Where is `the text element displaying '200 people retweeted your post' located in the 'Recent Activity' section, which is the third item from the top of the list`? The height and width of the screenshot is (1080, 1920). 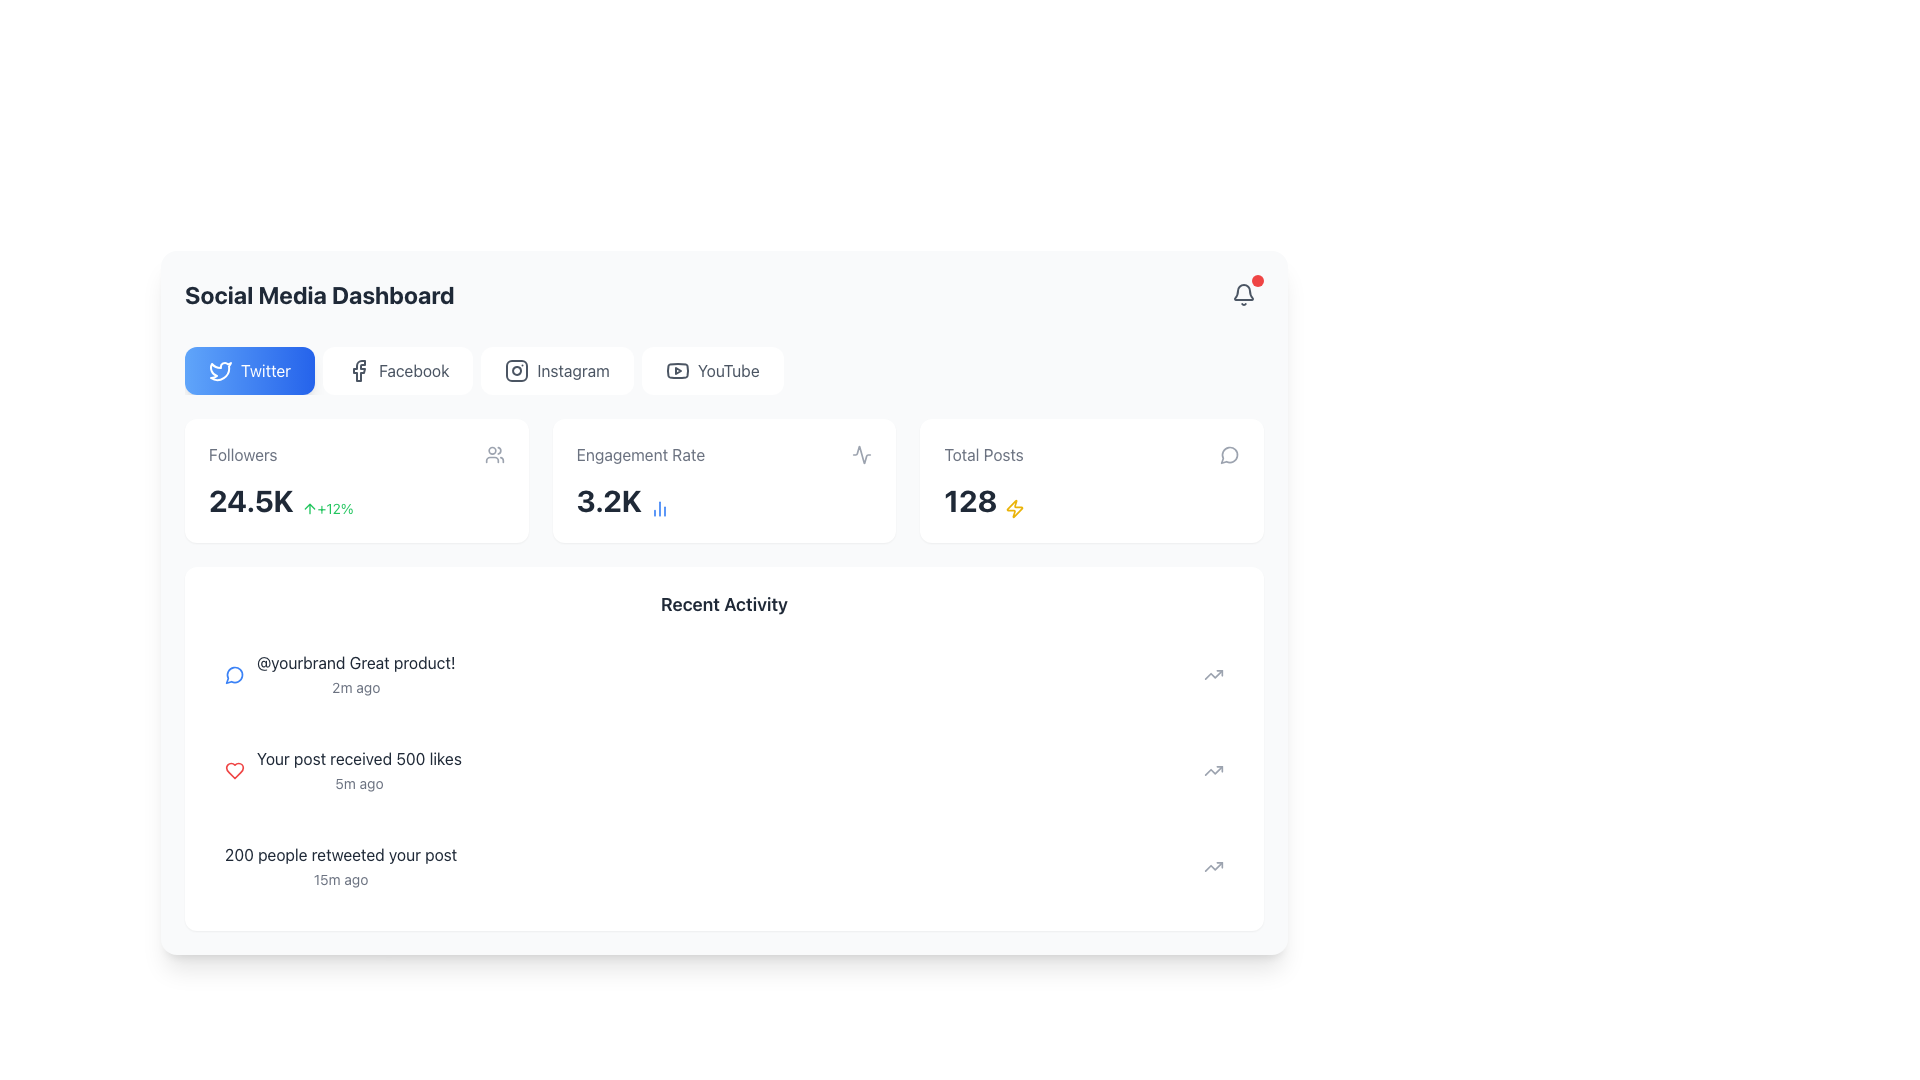
the text element displaying '200 people retweeted your post' located in the 'Recent Activity' section, which is the third item from the top of the list is located at coordinates (341, 866).